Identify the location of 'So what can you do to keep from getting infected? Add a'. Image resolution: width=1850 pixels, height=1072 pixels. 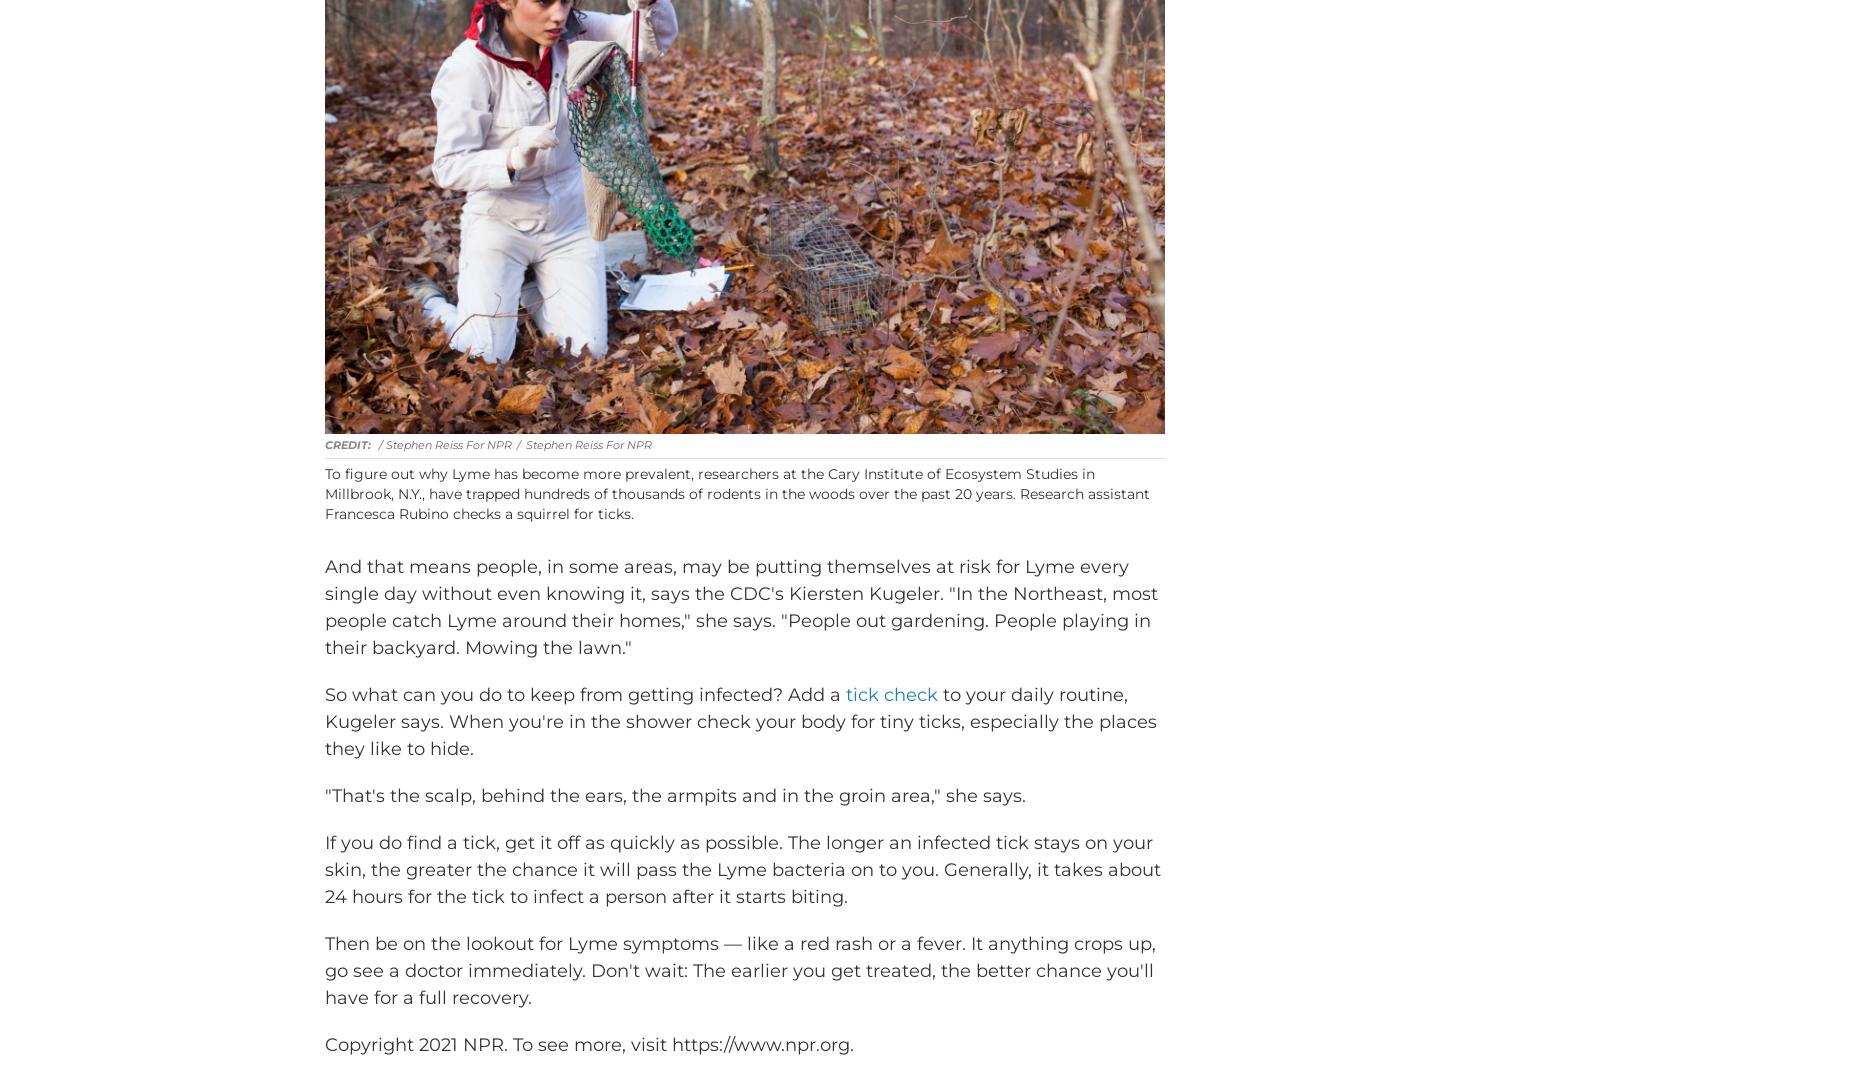
(585, 723).